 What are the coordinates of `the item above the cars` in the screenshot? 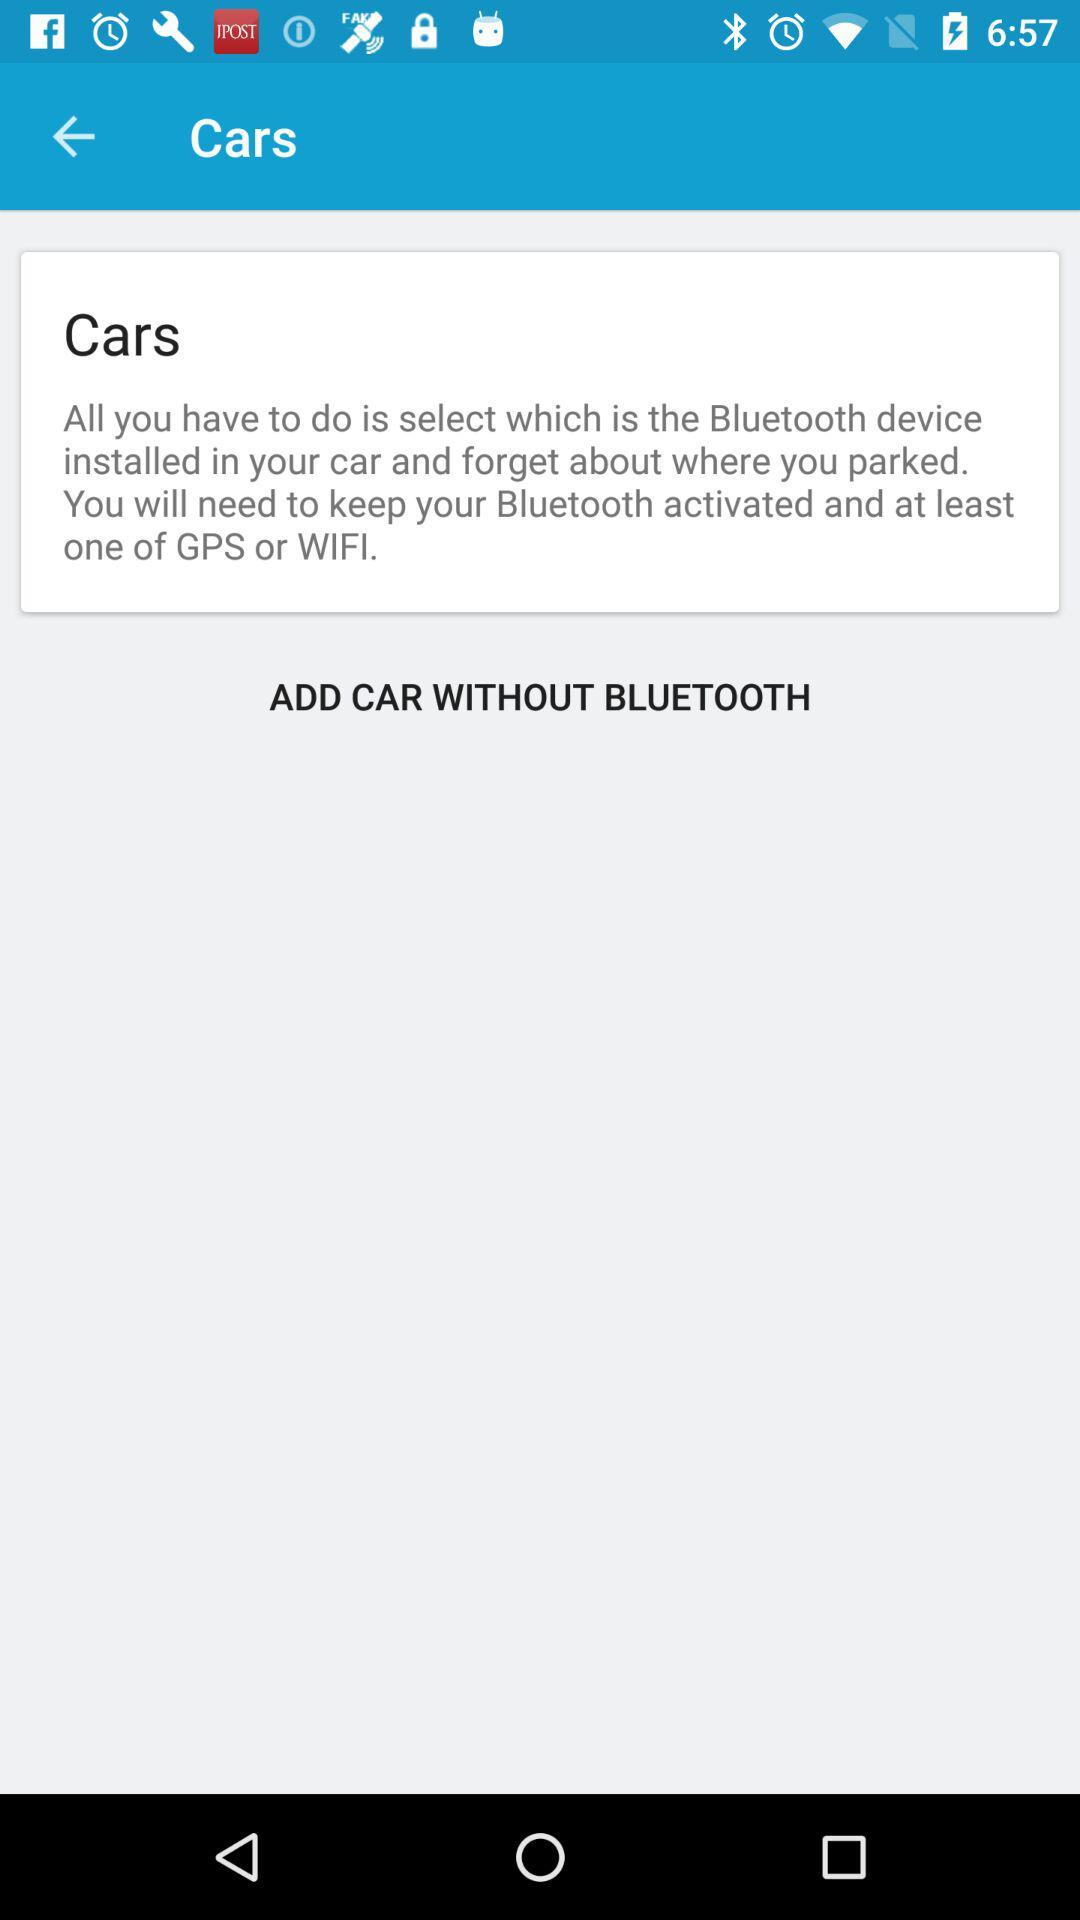 It's located at (72, 135).